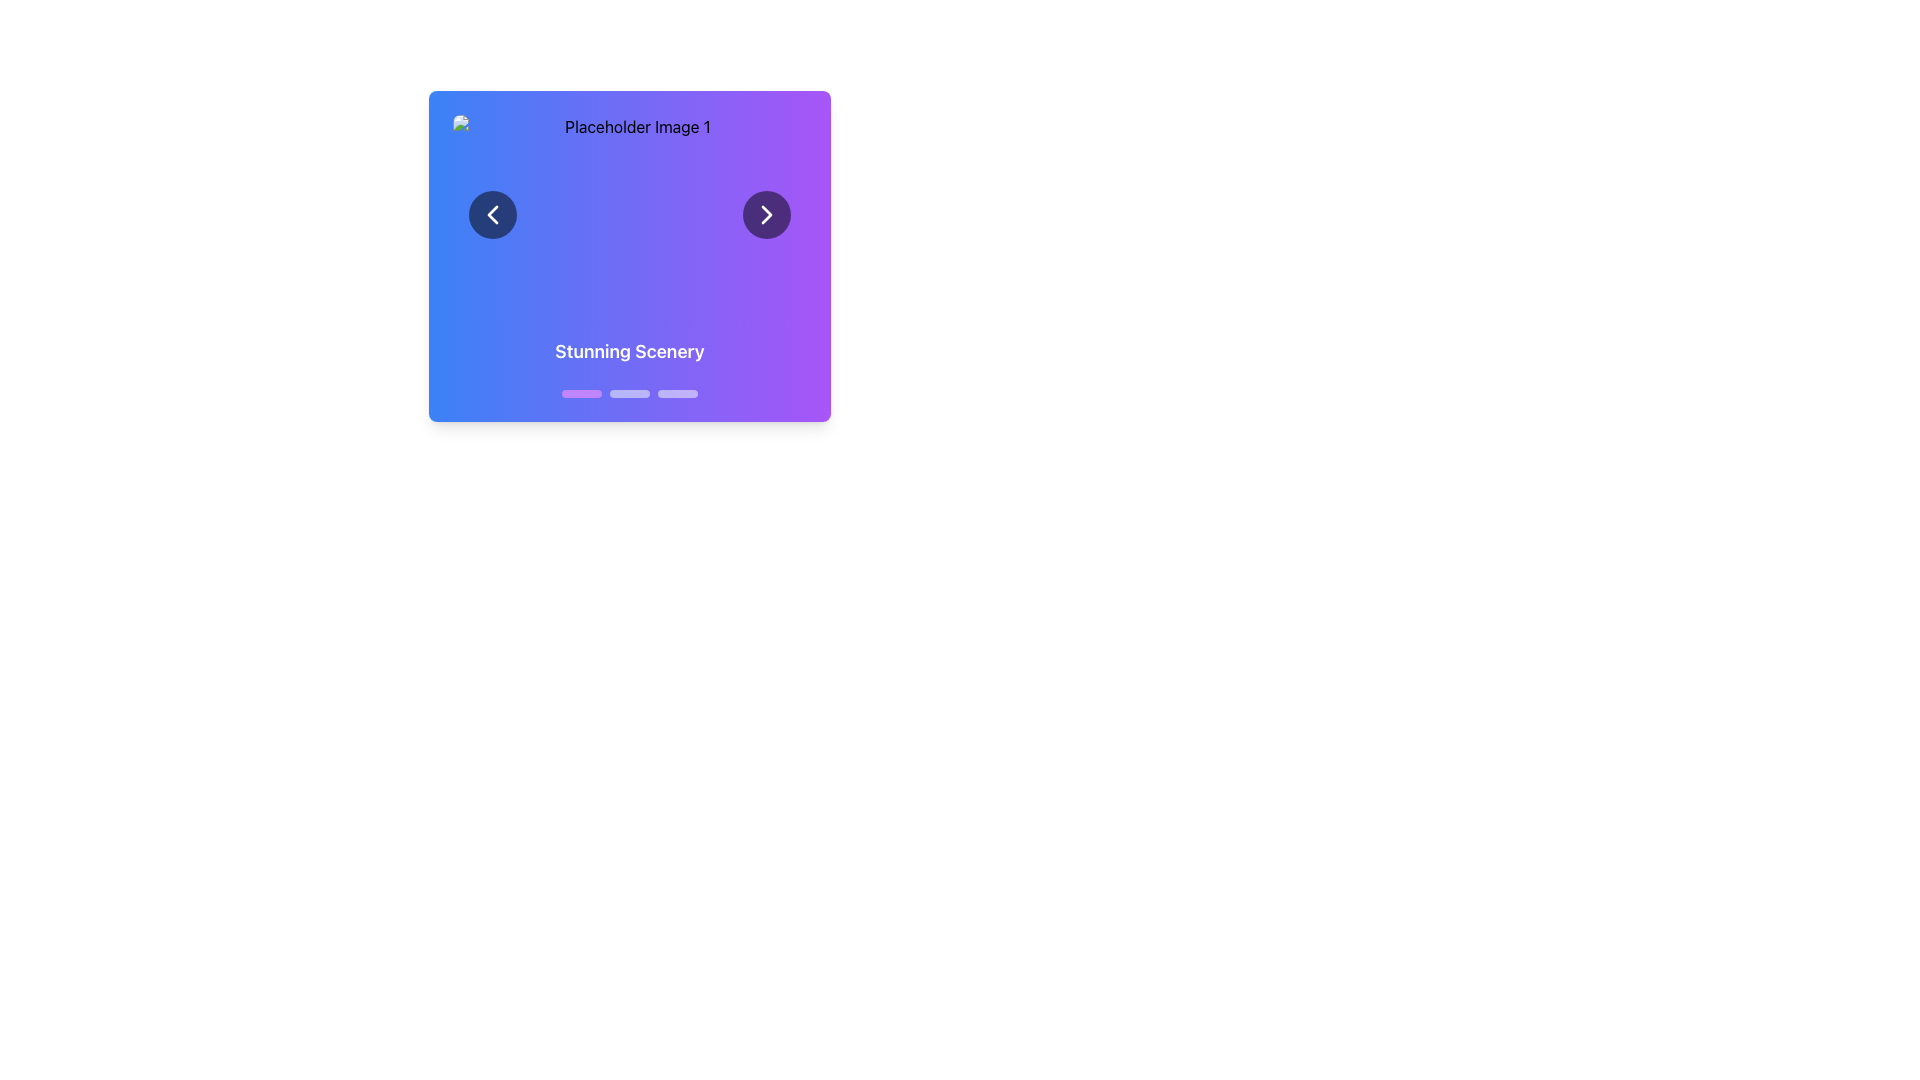 This screenshot has width=1920, height=1080. What do you see at coordinates (766, 213) in the screenshot?
I see `the right-side navigational icon on the middle edge of the card` at bounding box center [766, 213].